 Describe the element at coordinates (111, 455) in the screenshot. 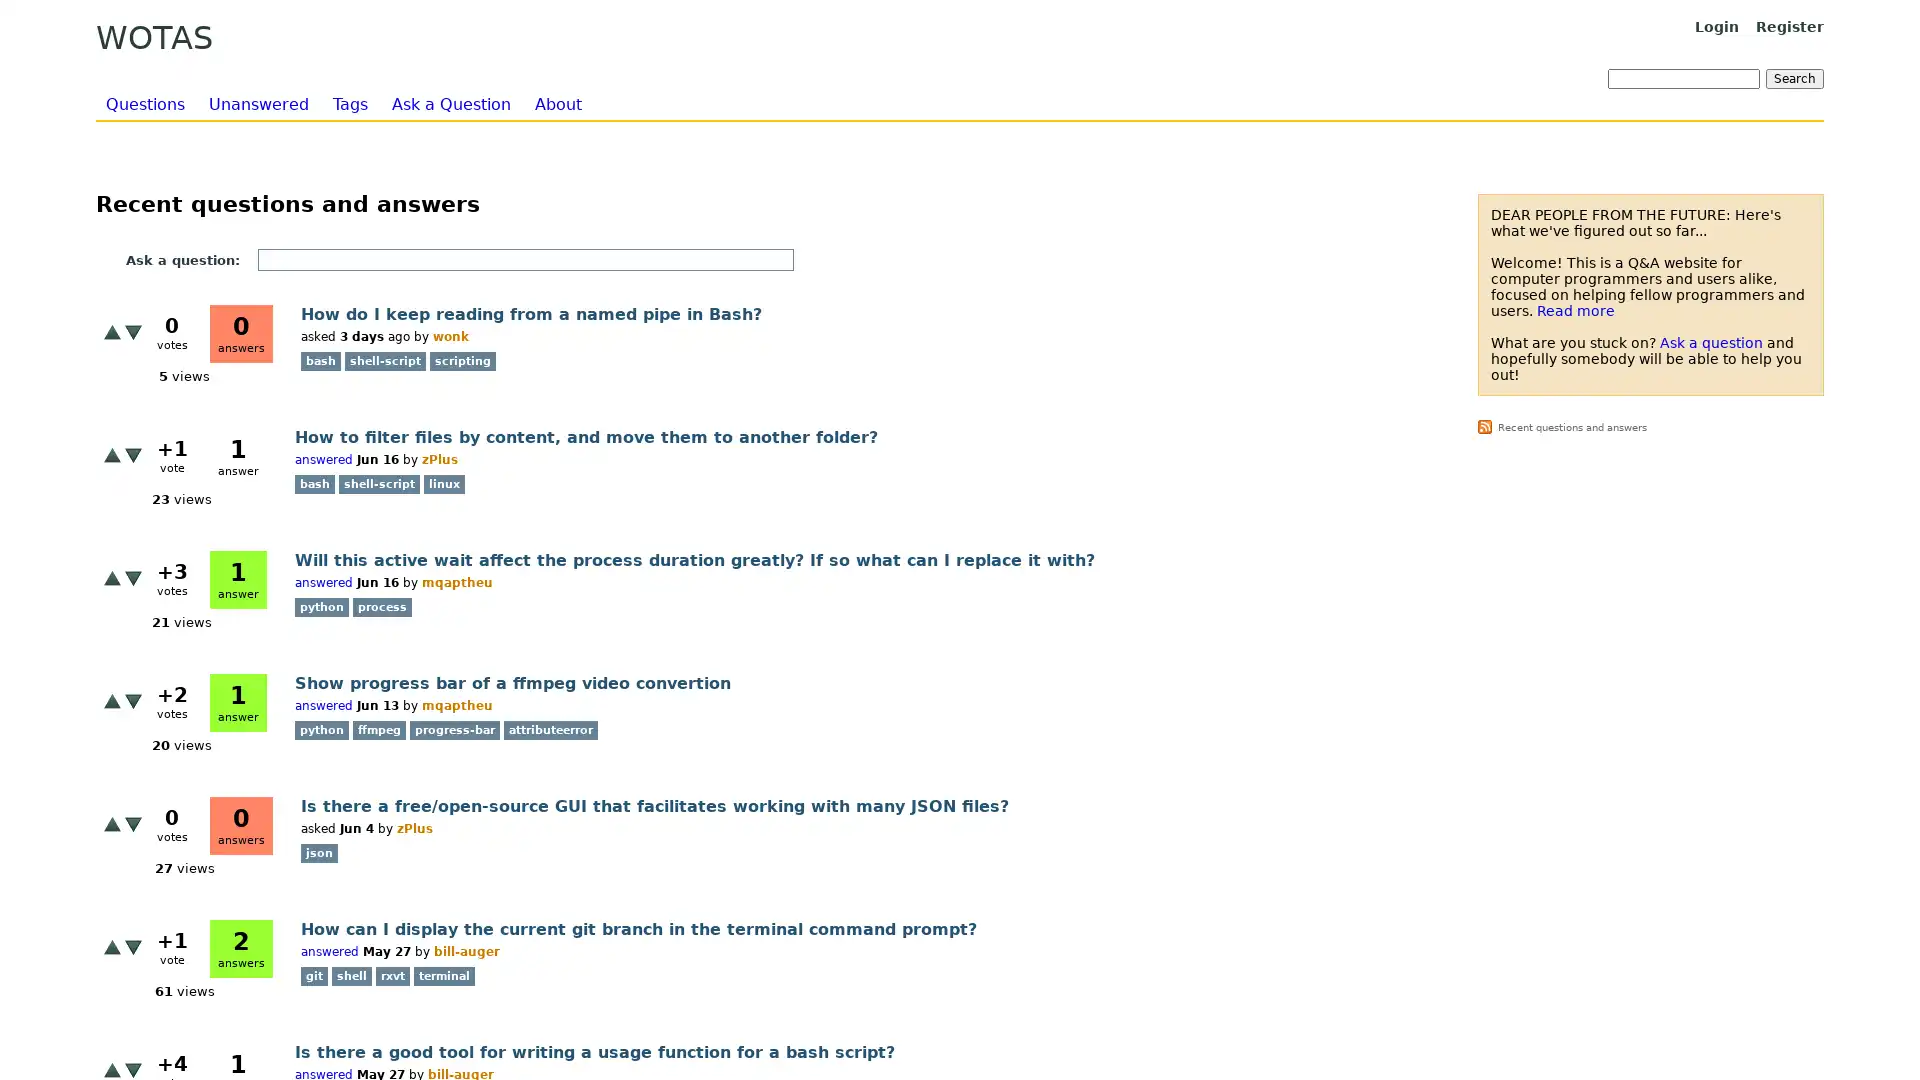

I see `+` at that location.